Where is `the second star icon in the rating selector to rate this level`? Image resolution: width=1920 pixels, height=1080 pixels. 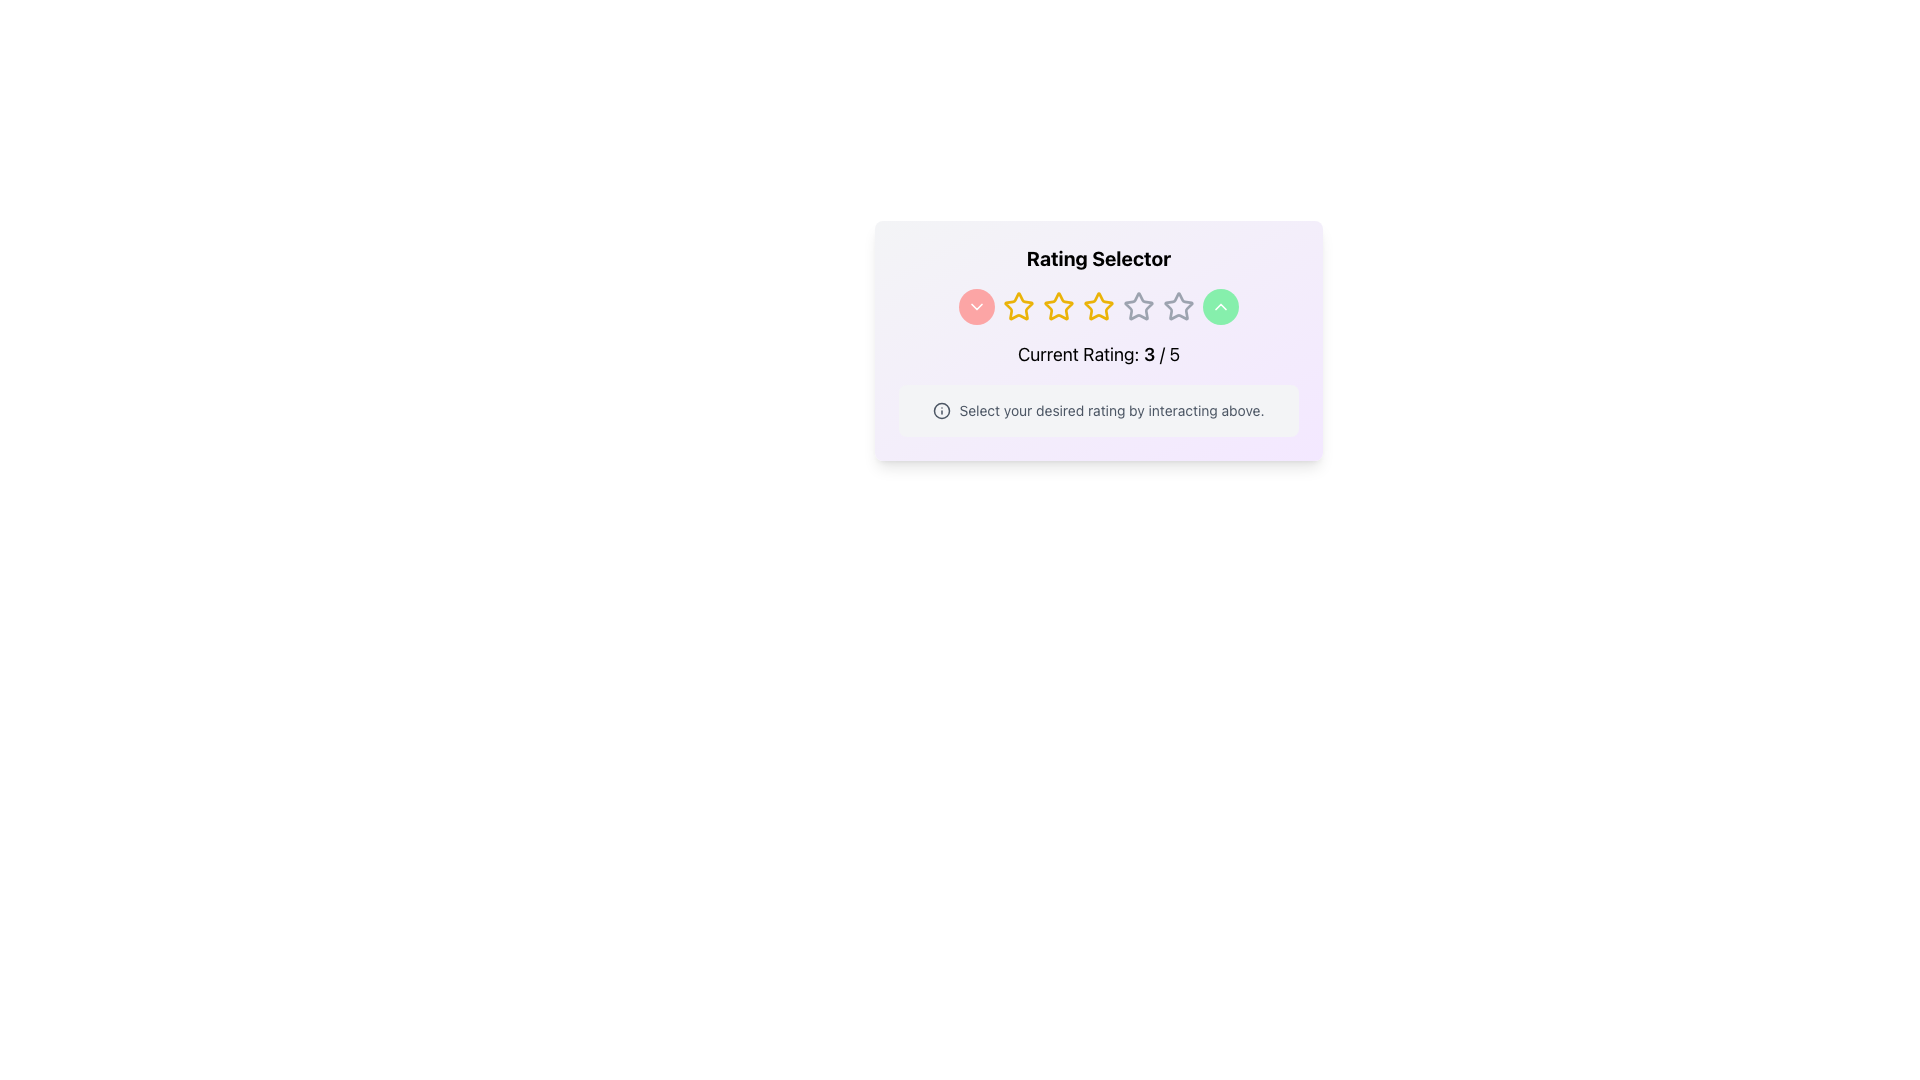 the second star icon in the rating selector to rate this level is located at coordinates (1018, 307).